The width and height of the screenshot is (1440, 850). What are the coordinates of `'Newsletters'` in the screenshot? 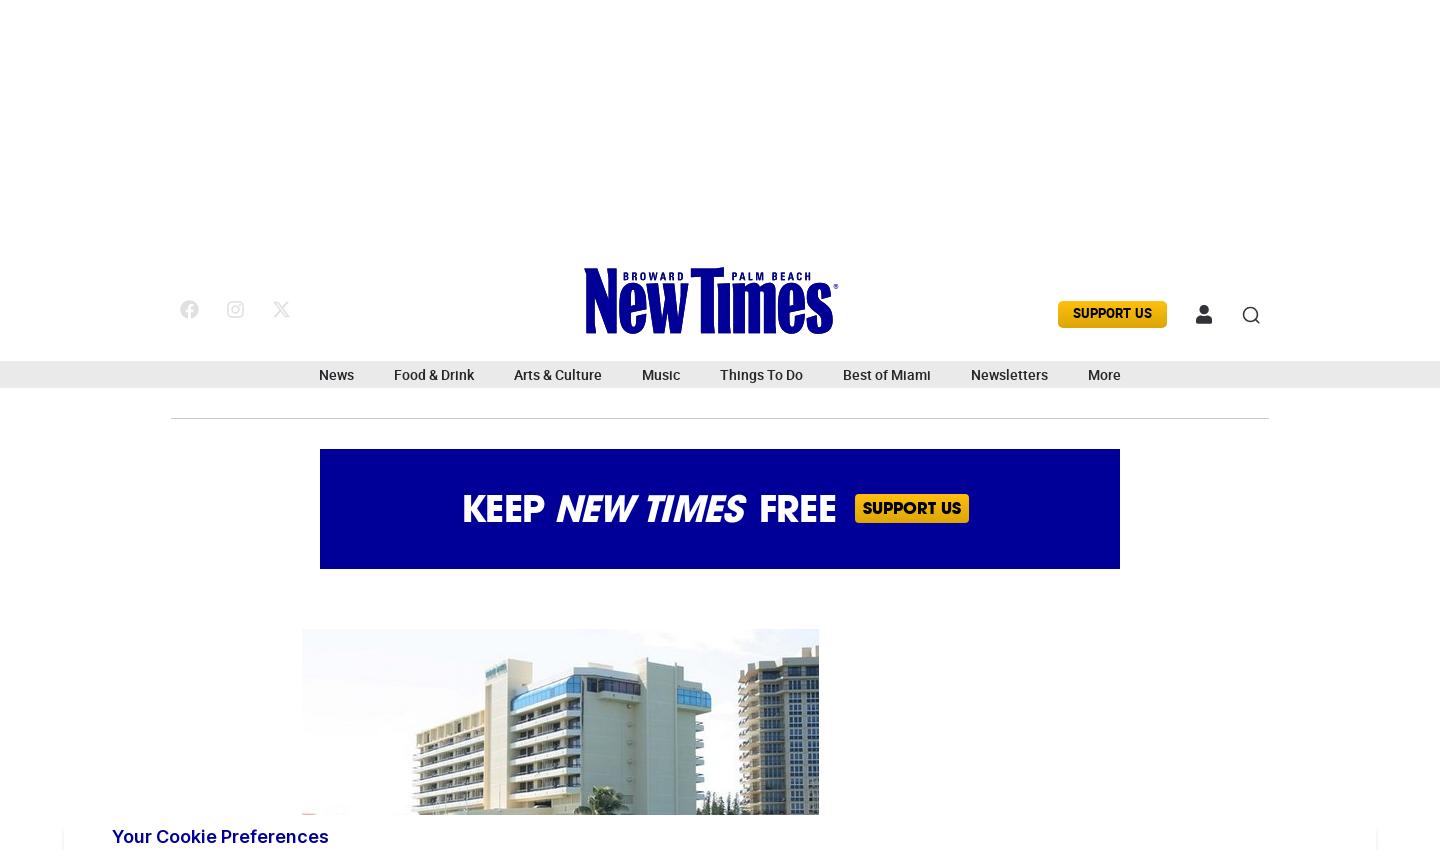 It's located at (1008, 374).